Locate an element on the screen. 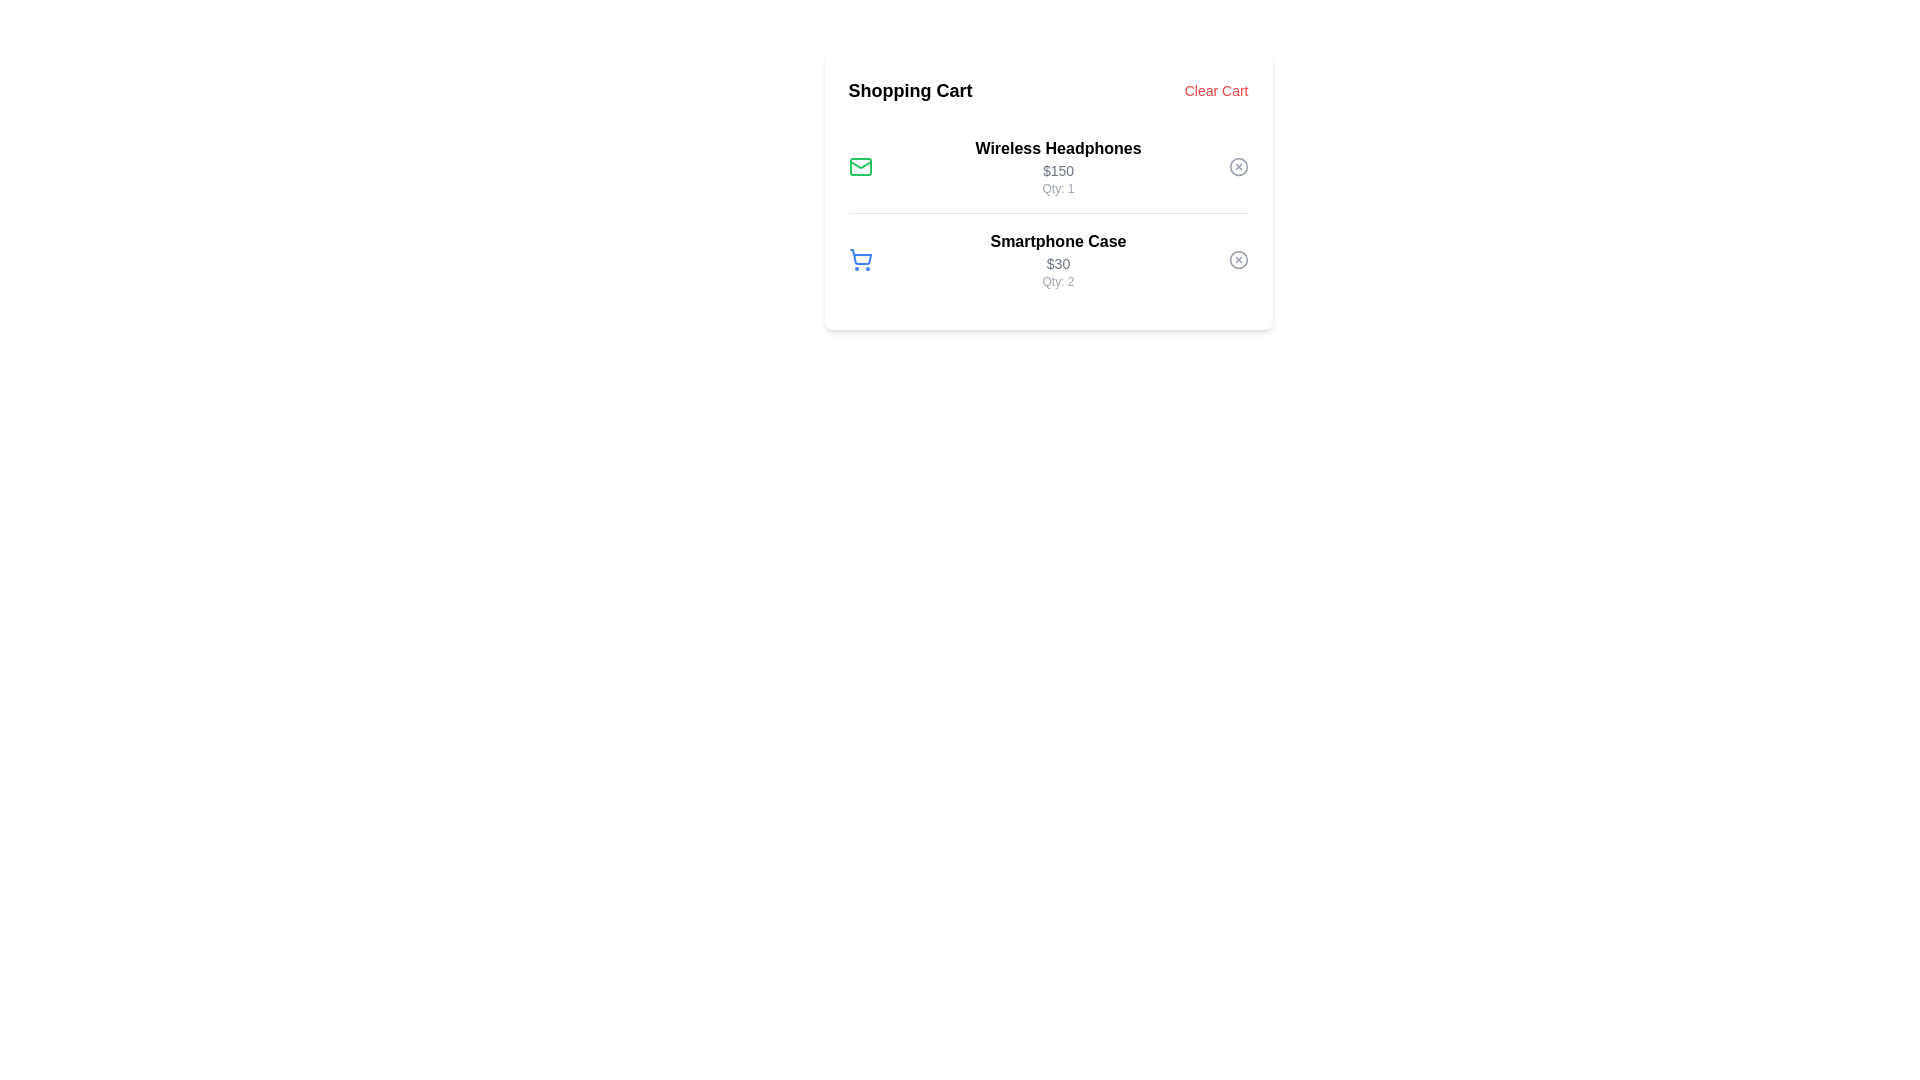 The height and width of the screenshot is (1080, 1920). the blue shopping cart icon located to the left of the text 'Smartphone Case' in the Shopping Cart panel is located at coordinates (860, 258).